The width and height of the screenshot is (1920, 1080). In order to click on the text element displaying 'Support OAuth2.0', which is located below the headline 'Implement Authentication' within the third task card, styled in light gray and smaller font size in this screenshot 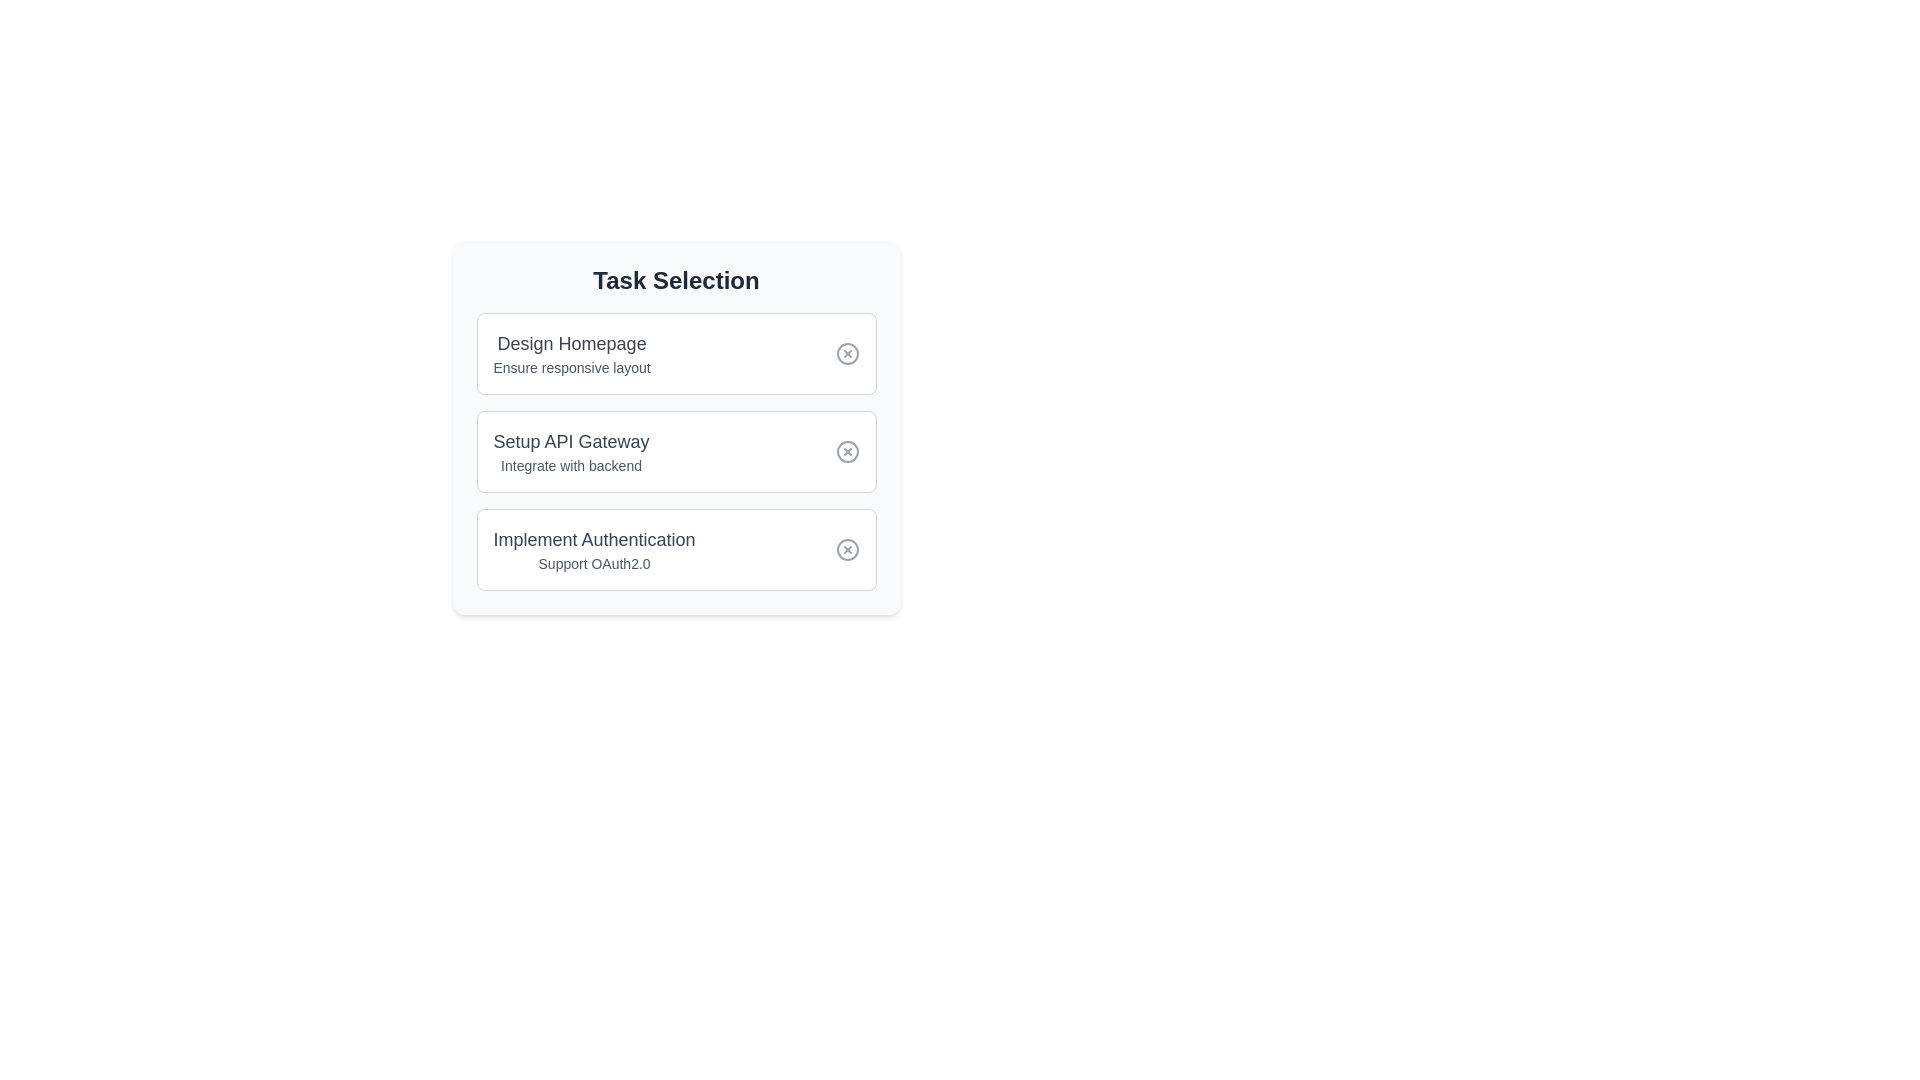, I will do `click(593, 563)`.